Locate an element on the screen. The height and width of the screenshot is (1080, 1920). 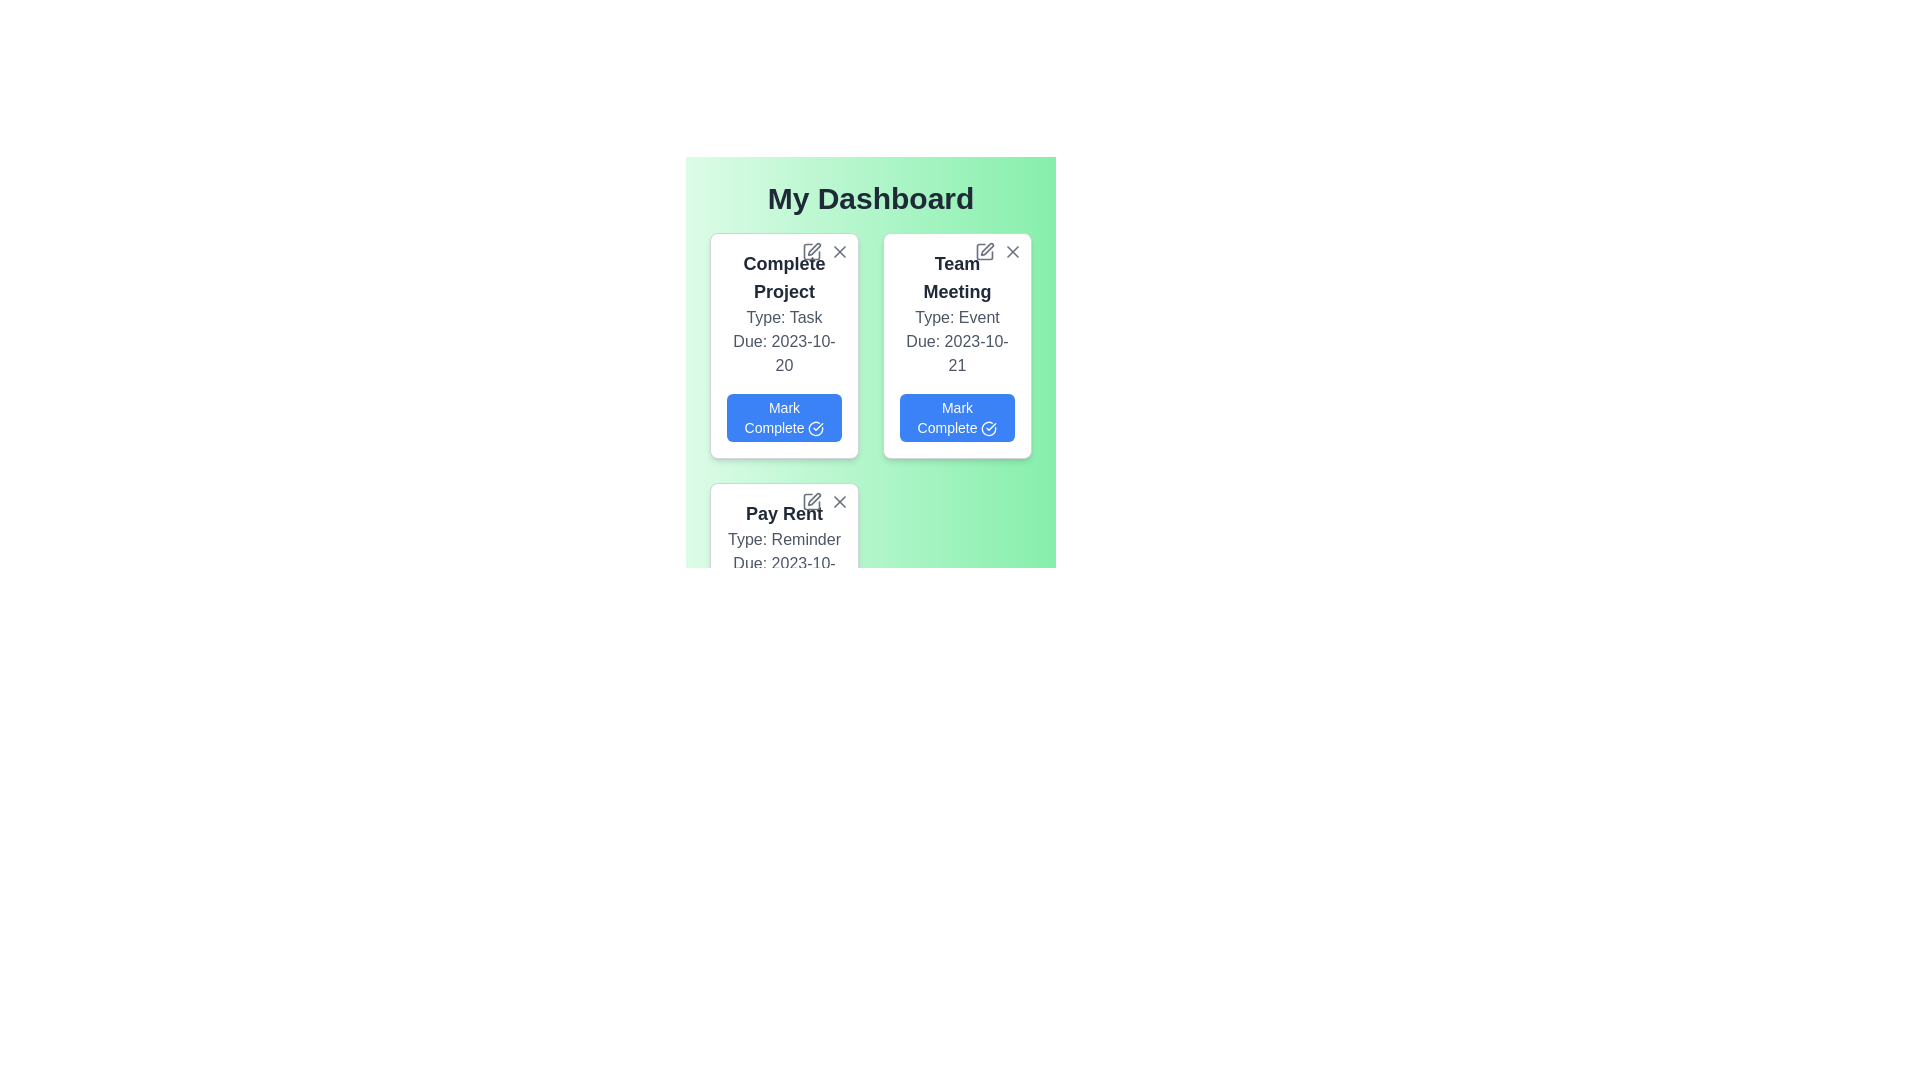
the gray 'X' icon button in the top-right corner of the 'Team Meeting' card to change its appearance to red is located at coordinates (1012, 250).